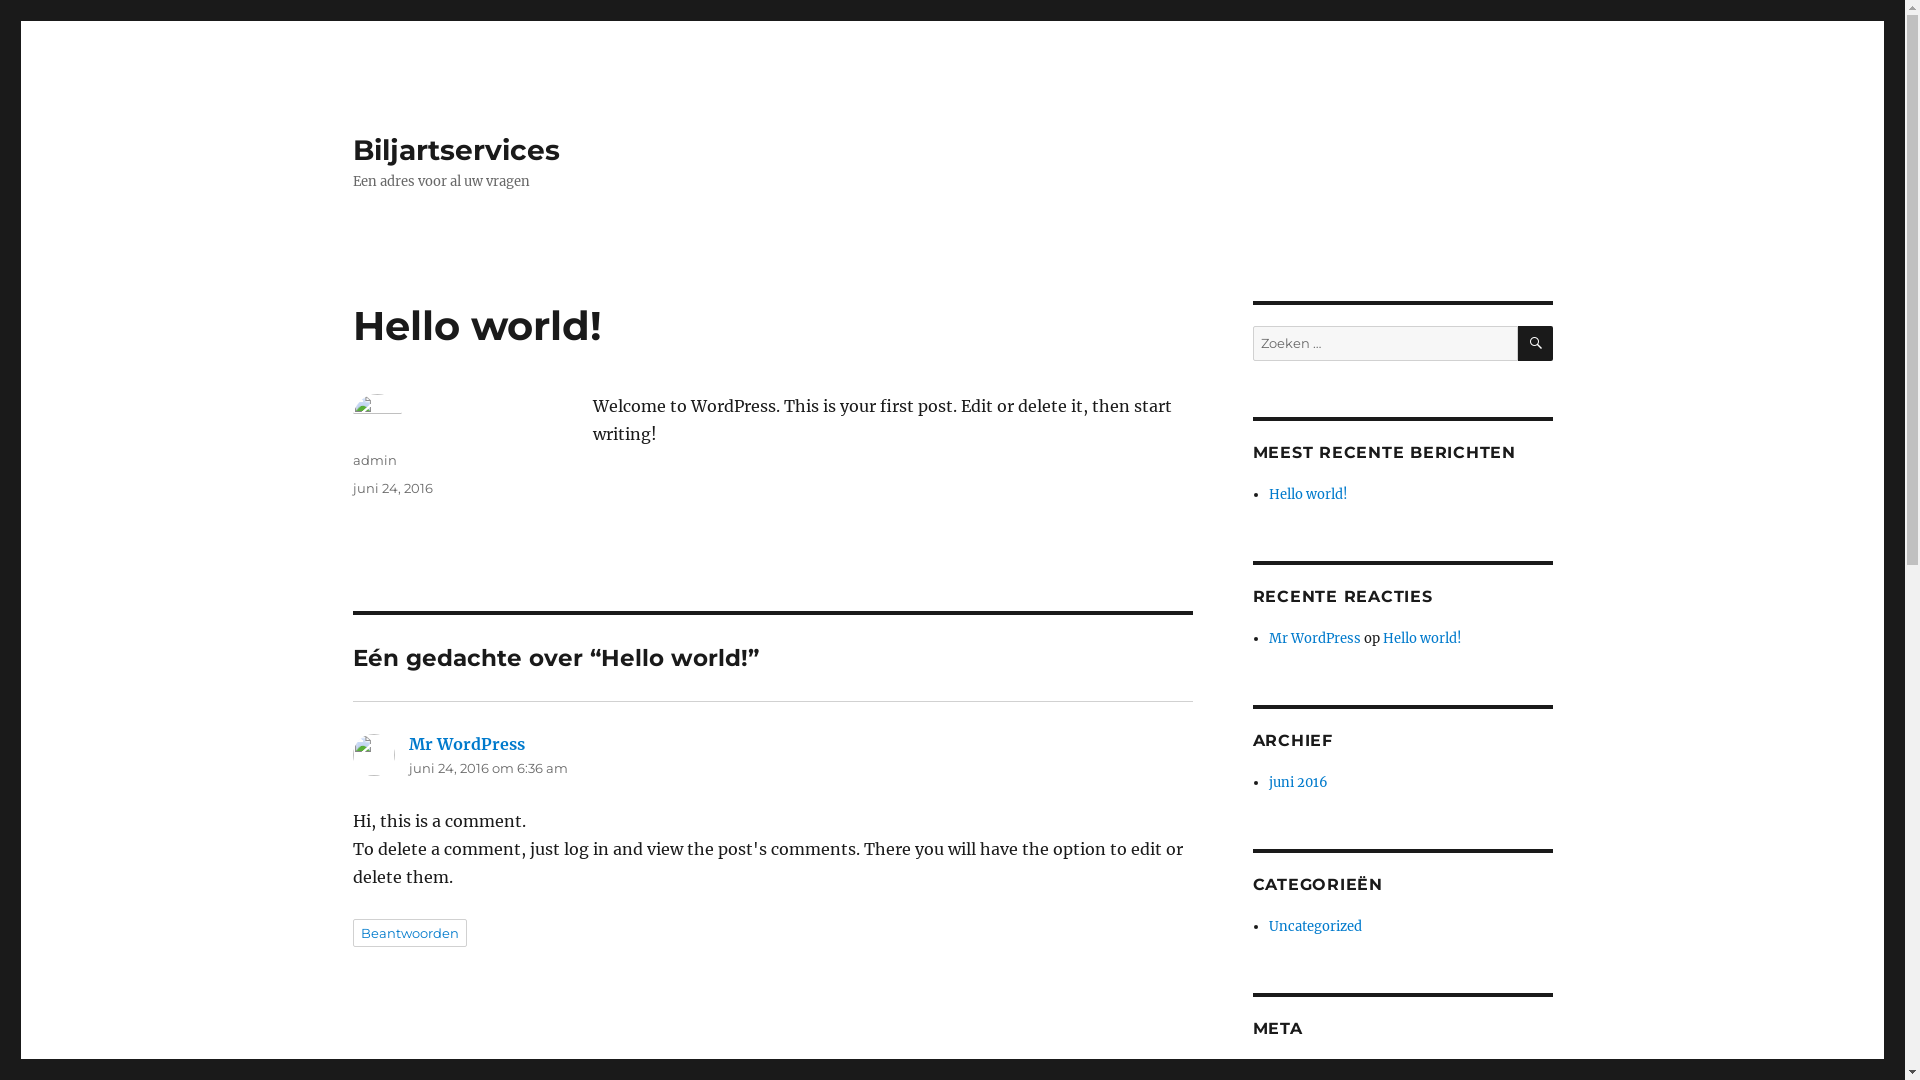  What do you see at coordinates (1421, 638) in the screenshot?
I see `'Hello world!'` at bounding box center [1421, 638].